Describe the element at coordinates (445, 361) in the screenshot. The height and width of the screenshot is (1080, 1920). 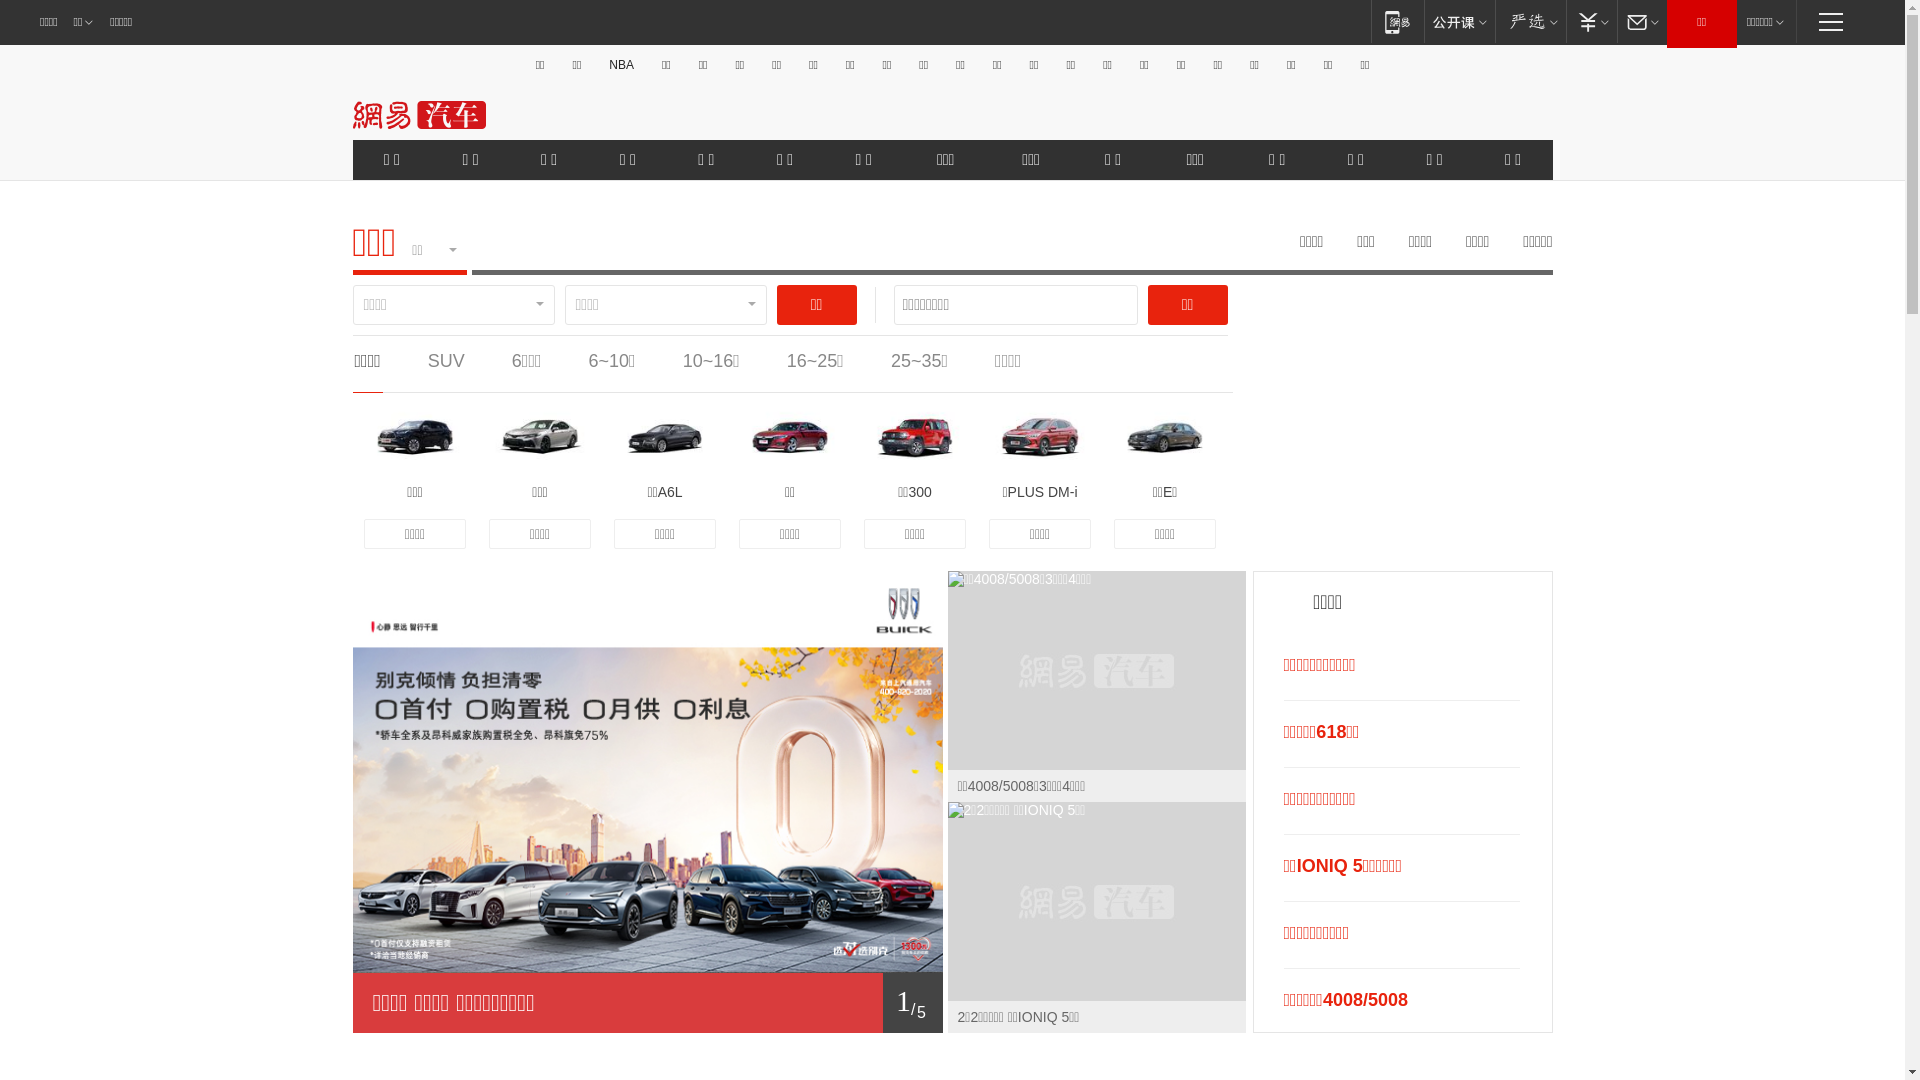
I see `'SUV'` at that location.